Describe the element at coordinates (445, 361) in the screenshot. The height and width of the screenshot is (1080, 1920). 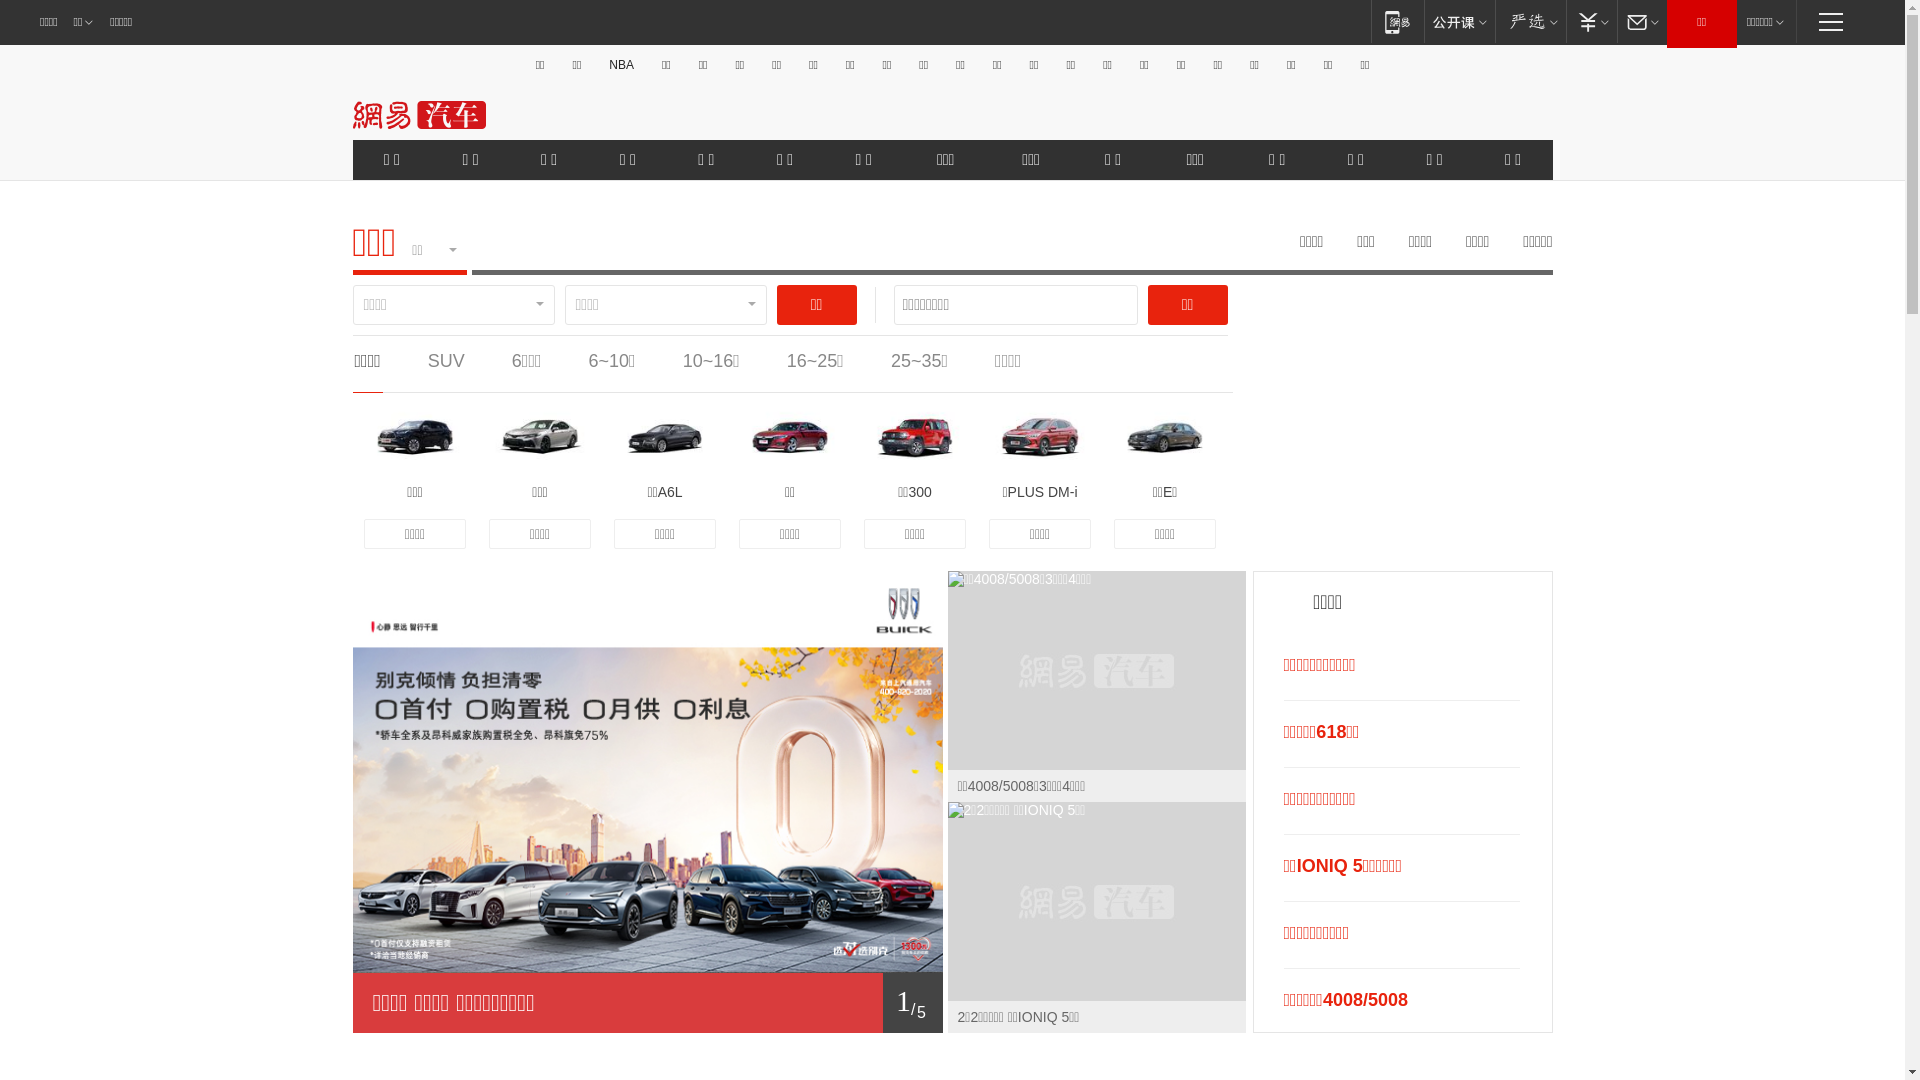
I see `'SUV'` at that location.